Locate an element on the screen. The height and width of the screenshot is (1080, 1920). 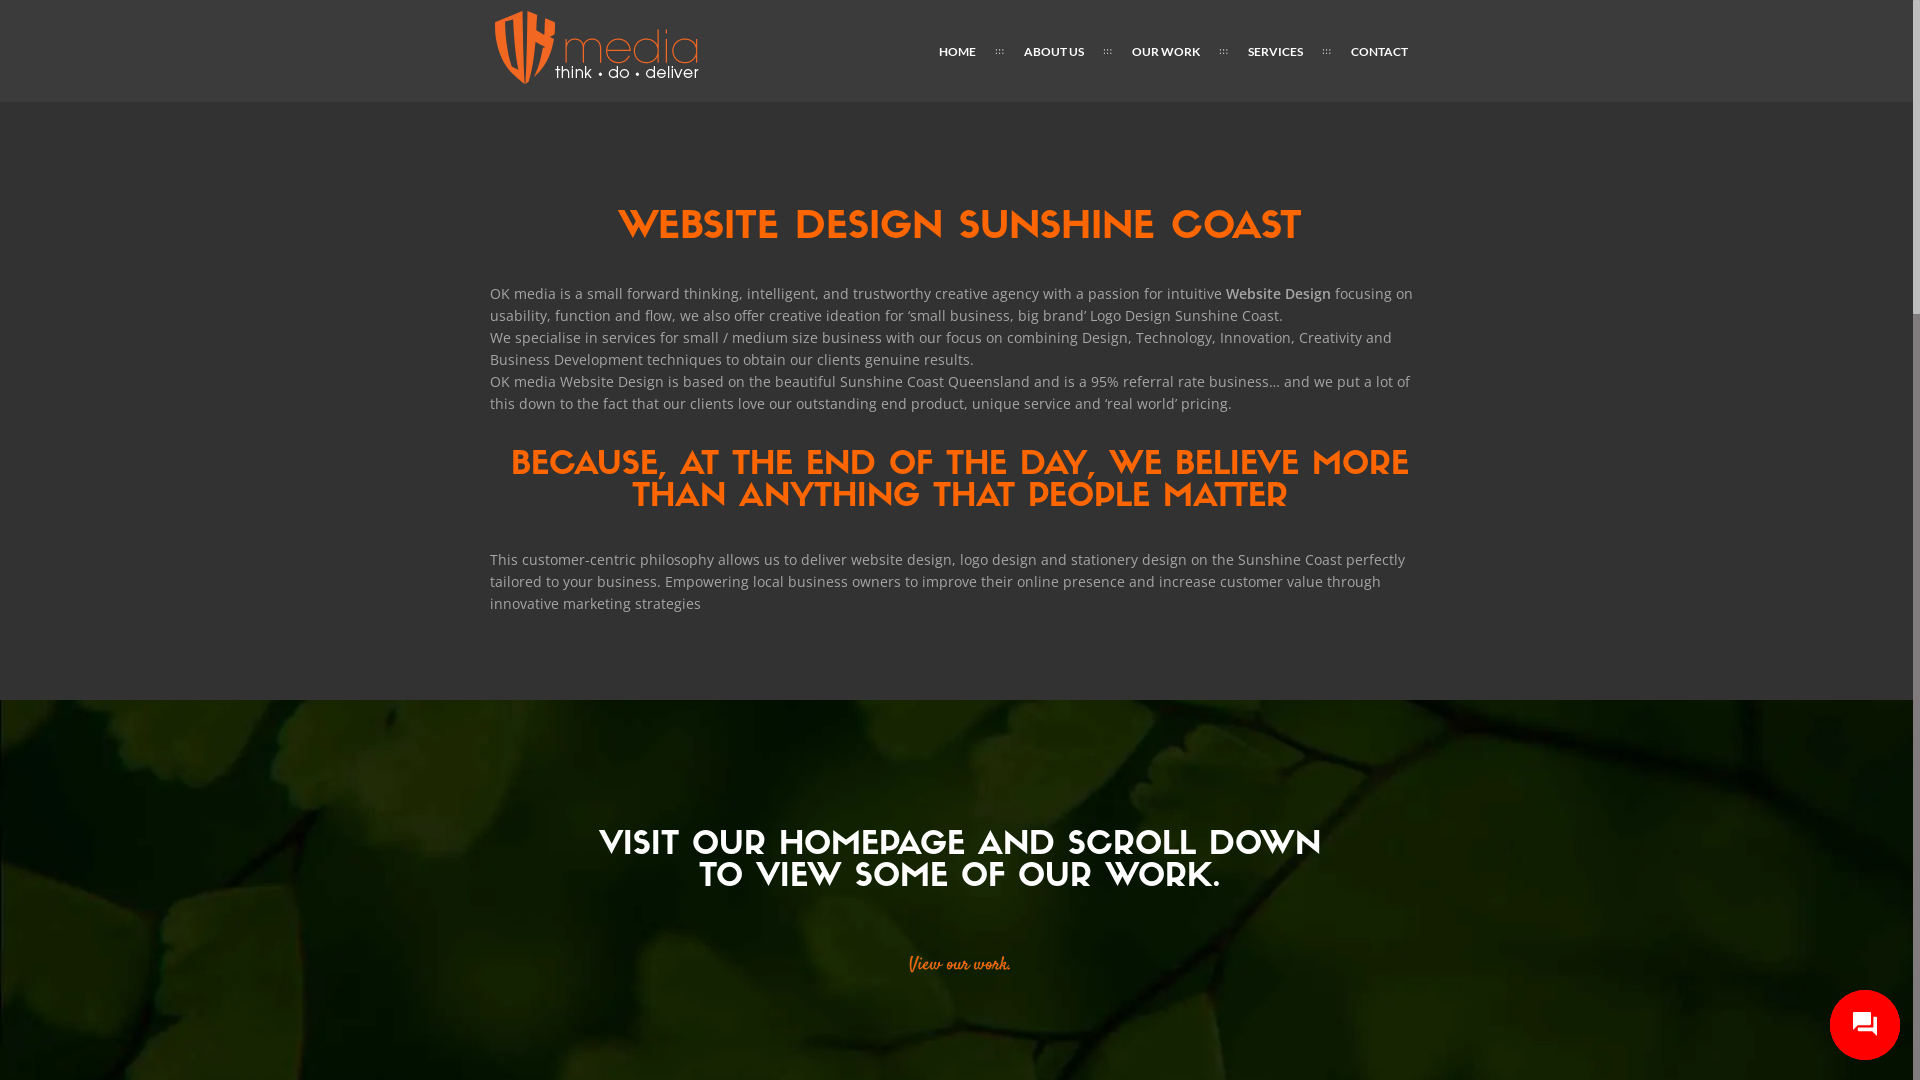
'HOME' is located at coordinates (938, 51).